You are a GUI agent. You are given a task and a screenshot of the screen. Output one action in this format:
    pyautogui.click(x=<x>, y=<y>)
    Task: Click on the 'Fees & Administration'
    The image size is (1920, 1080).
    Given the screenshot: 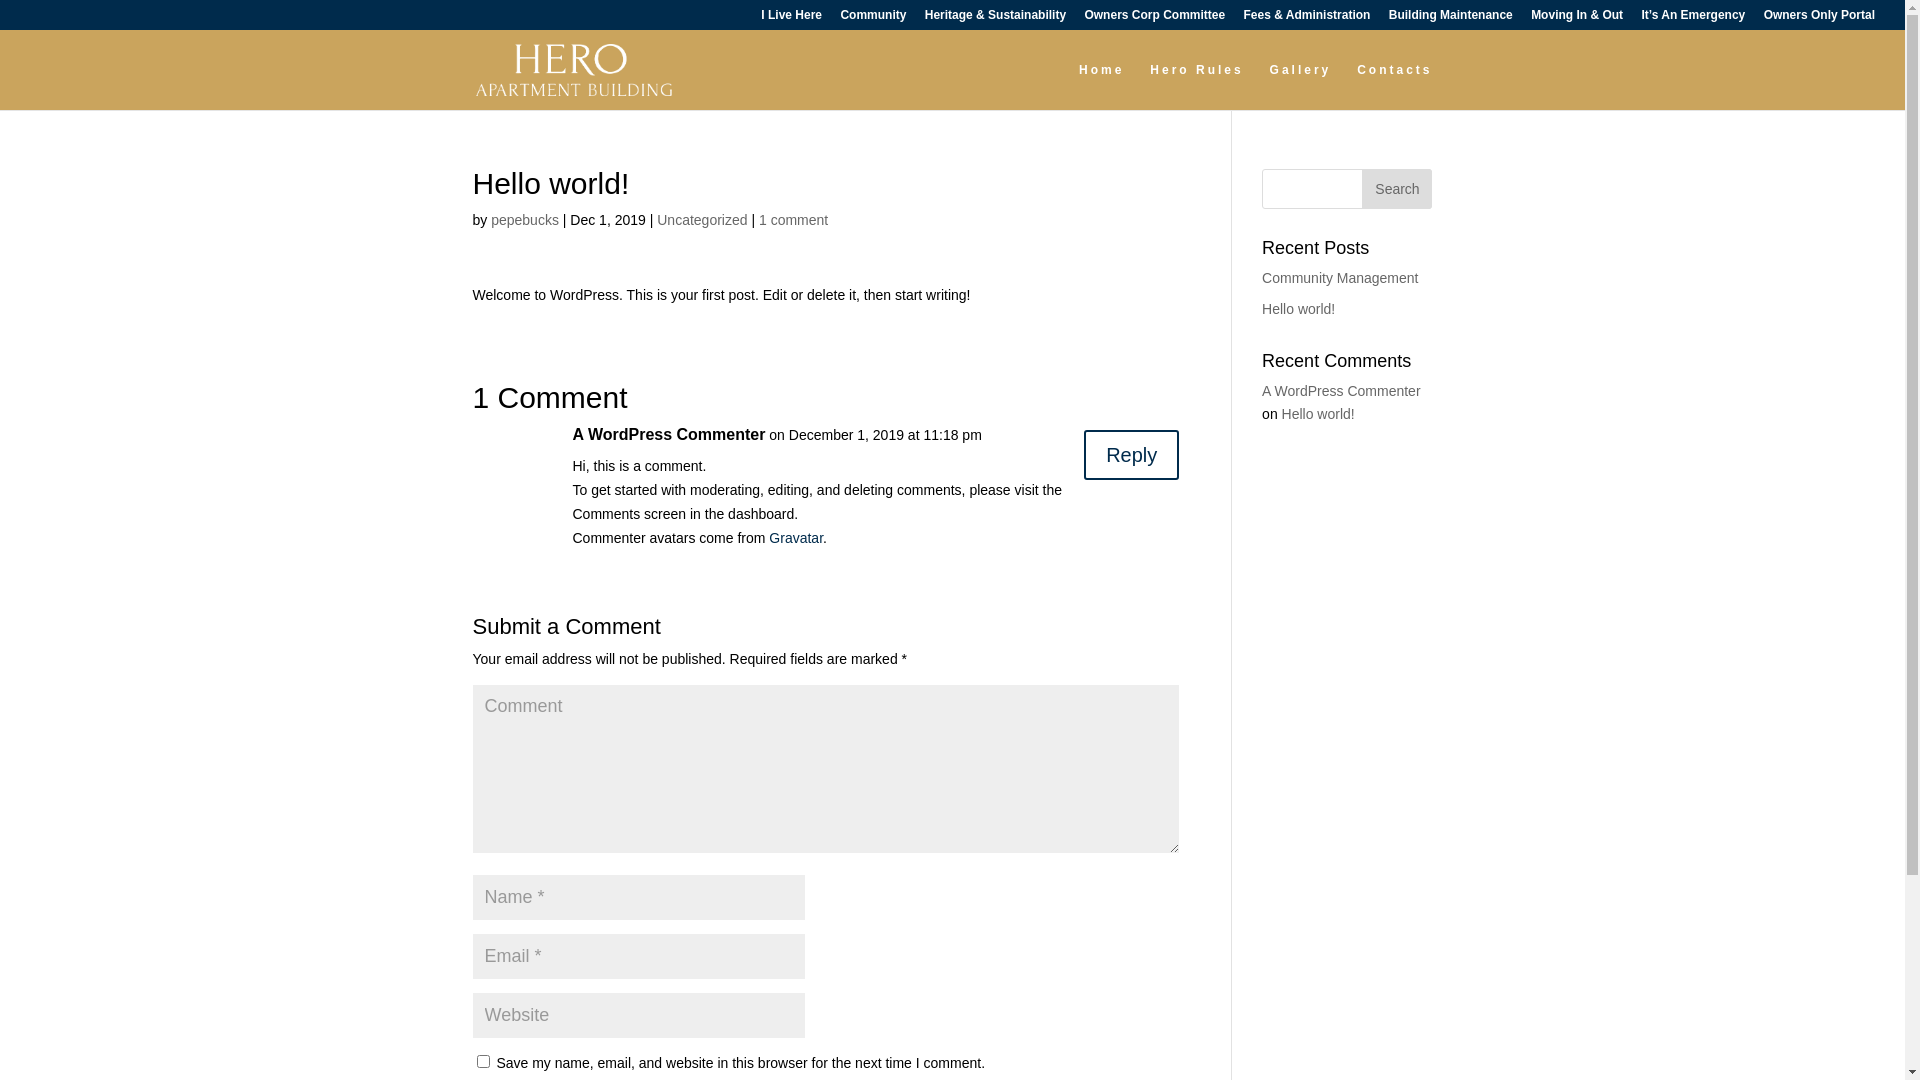 What is the action you would take?
    pyautogui.click(x=1307, y=19)
    